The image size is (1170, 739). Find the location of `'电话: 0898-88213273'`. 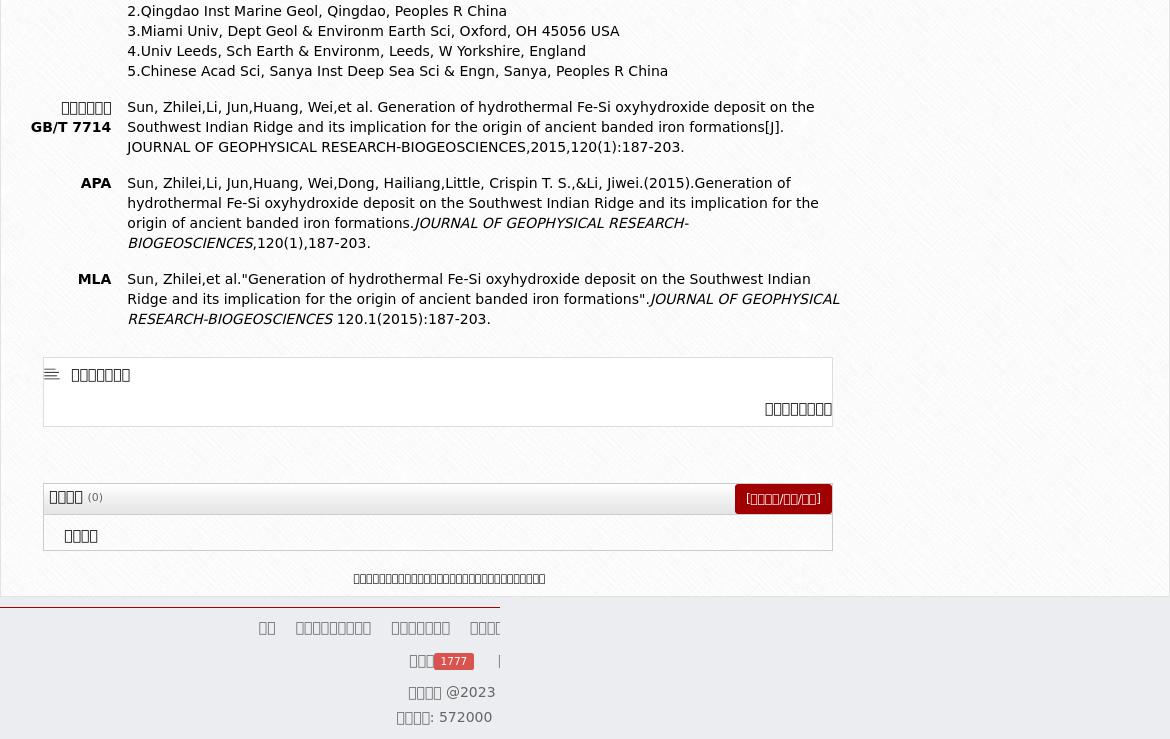

'电话: 0898-88213273' is located at coordinates (573, 716).